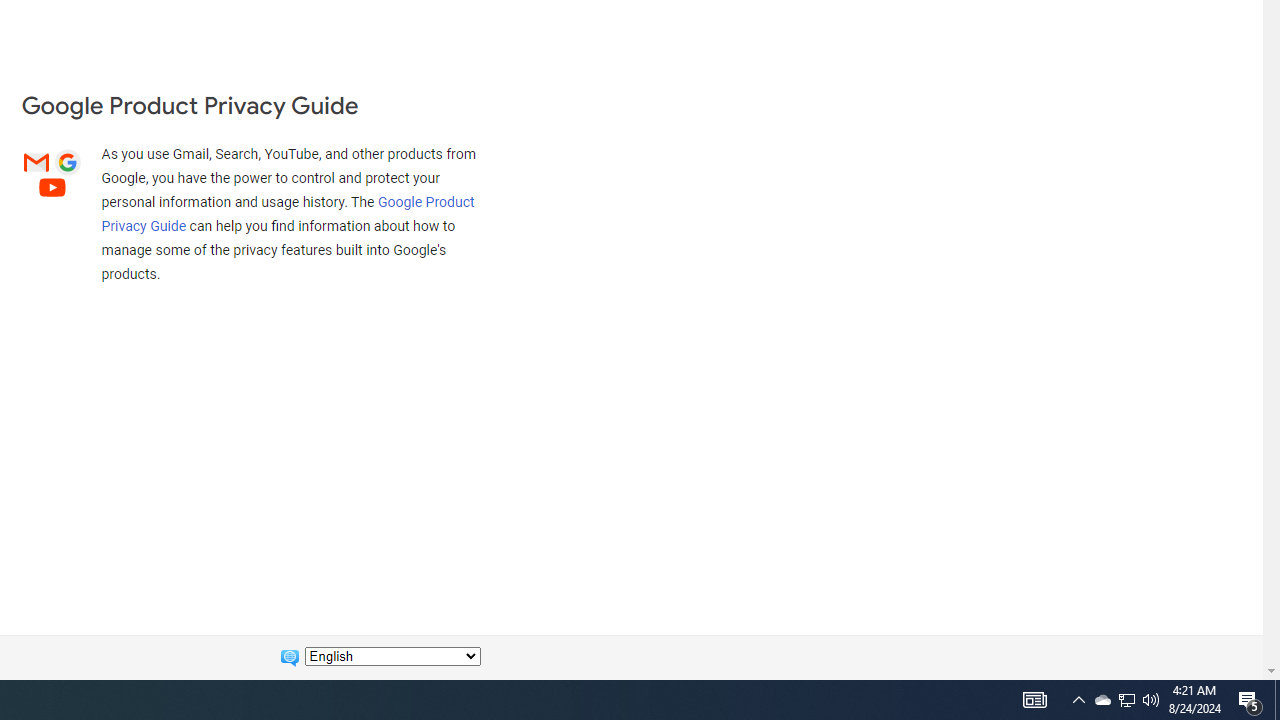  Describe the element at coordinates (287, 213) in the screenshot. I see `'Google Product Privacy Guide'` at that location.